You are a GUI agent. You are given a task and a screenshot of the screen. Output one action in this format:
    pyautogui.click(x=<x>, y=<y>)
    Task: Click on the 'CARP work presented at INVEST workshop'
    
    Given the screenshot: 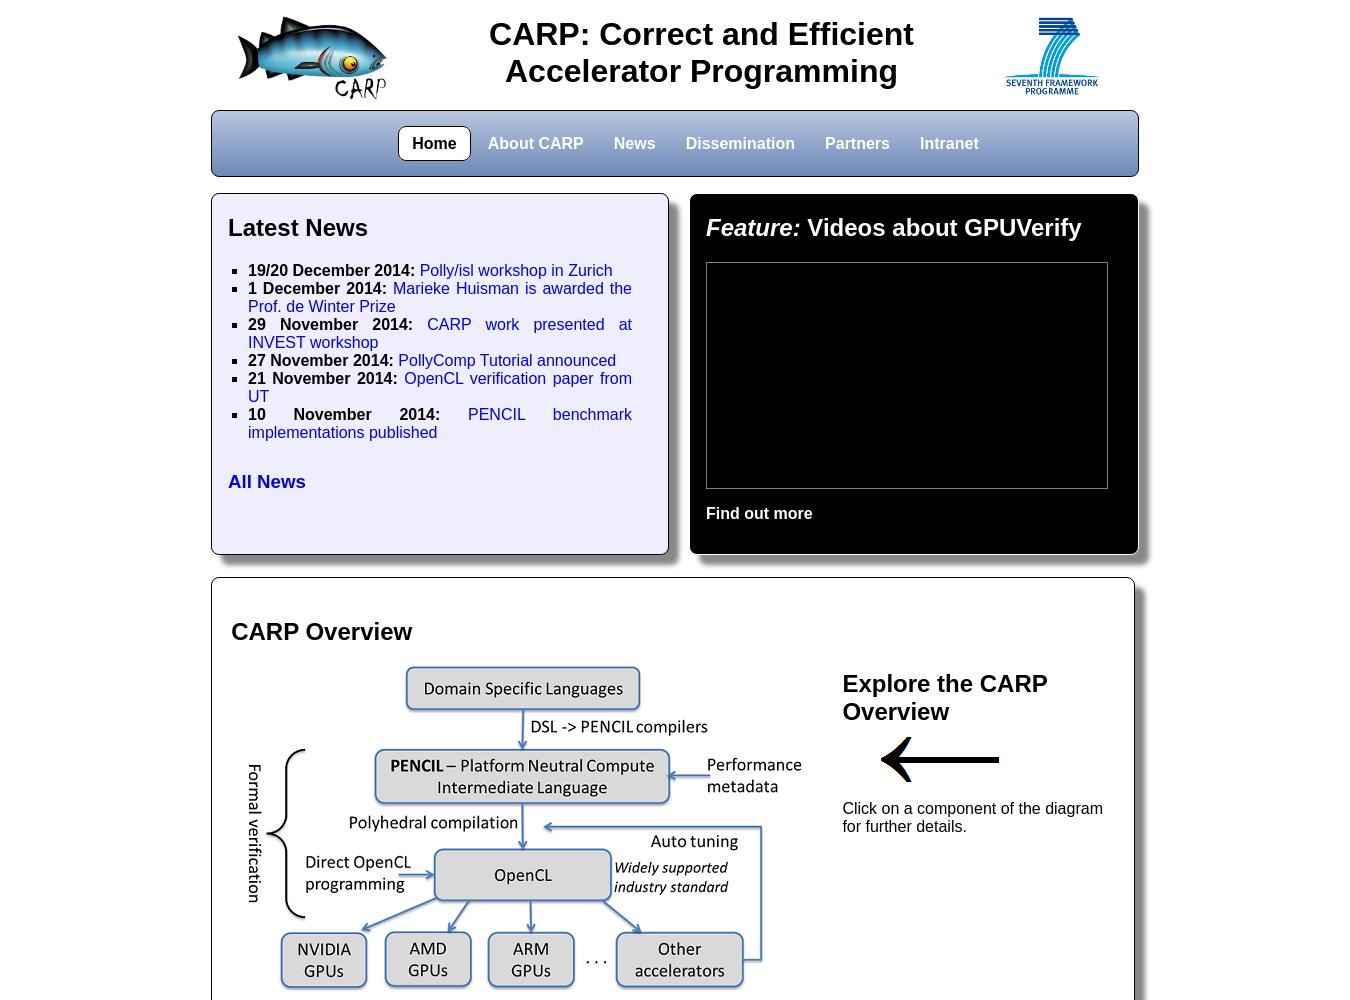 What is the action you would take?
    pyautogui.click(x=439, y=332)
    